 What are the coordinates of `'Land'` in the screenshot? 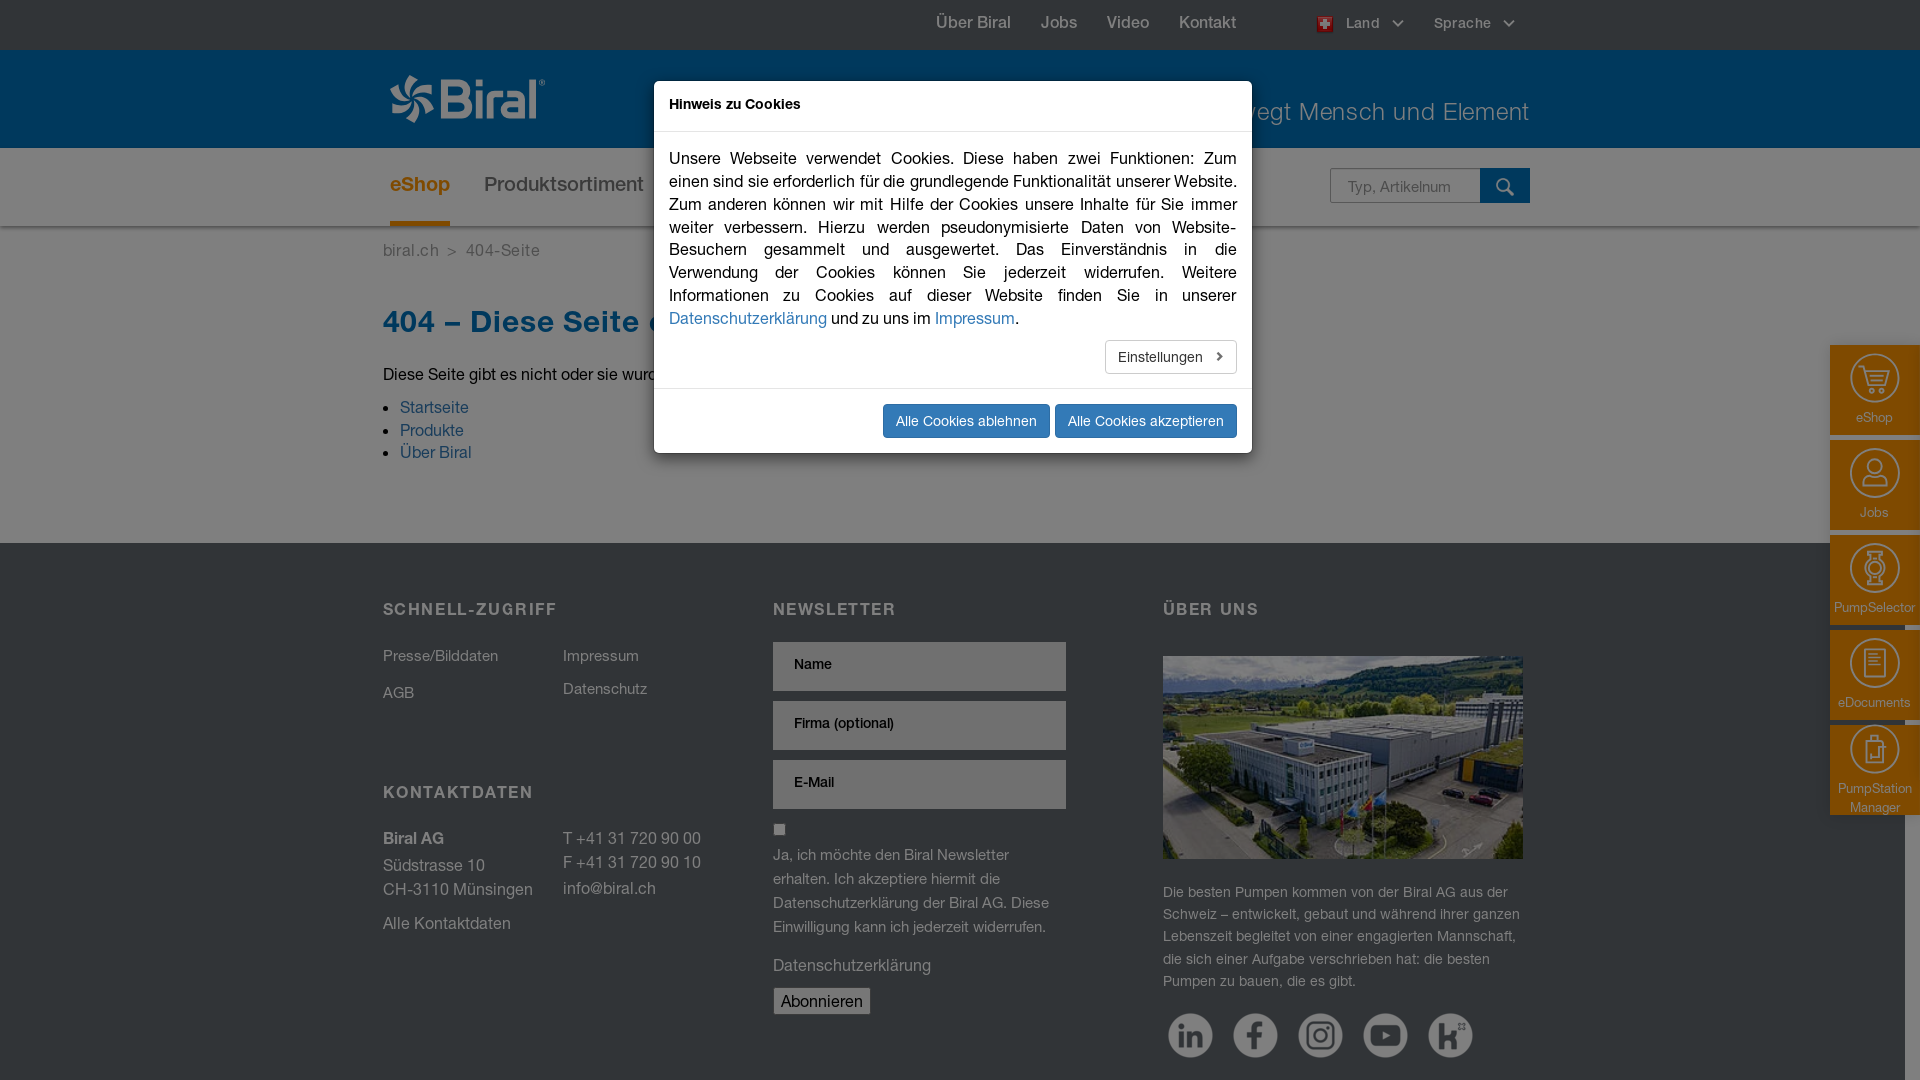 It's located at (1300, 24).